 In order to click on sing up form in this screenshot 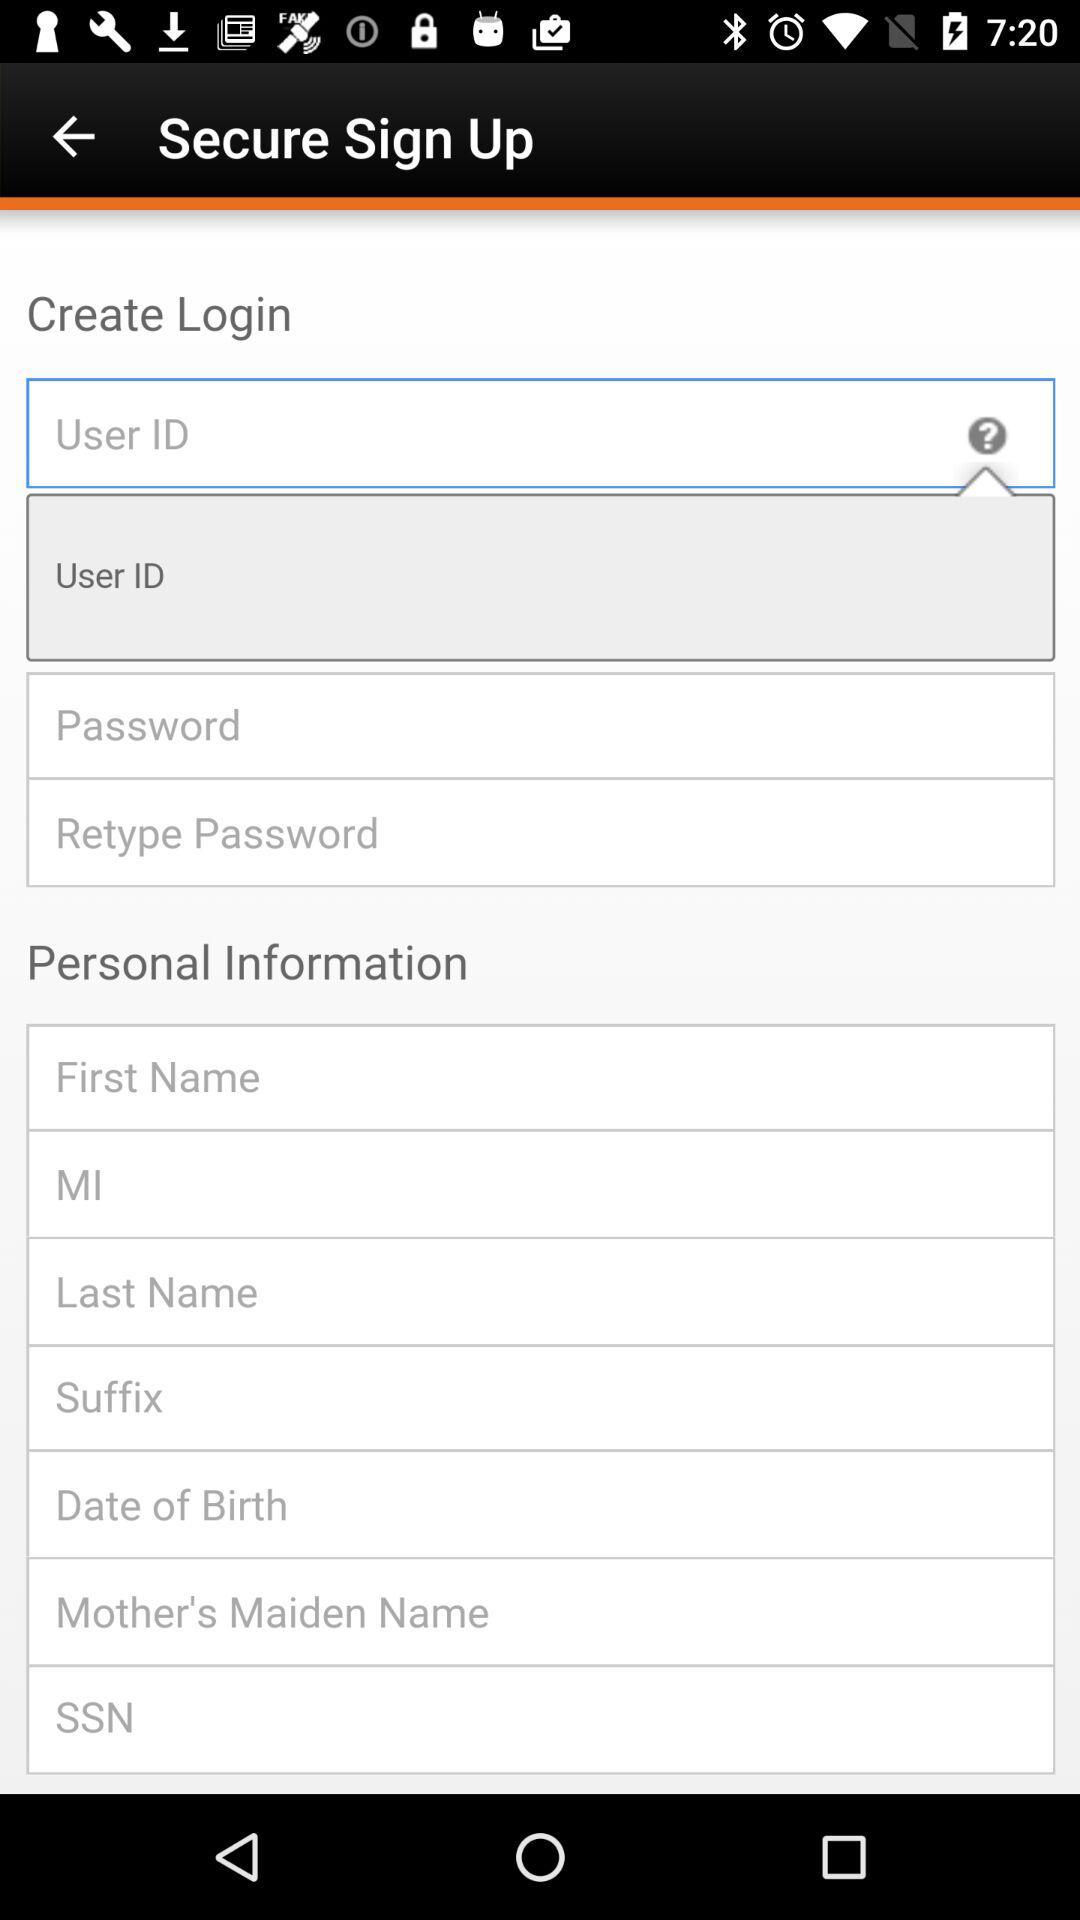, I will do `click(540, 1002)`.